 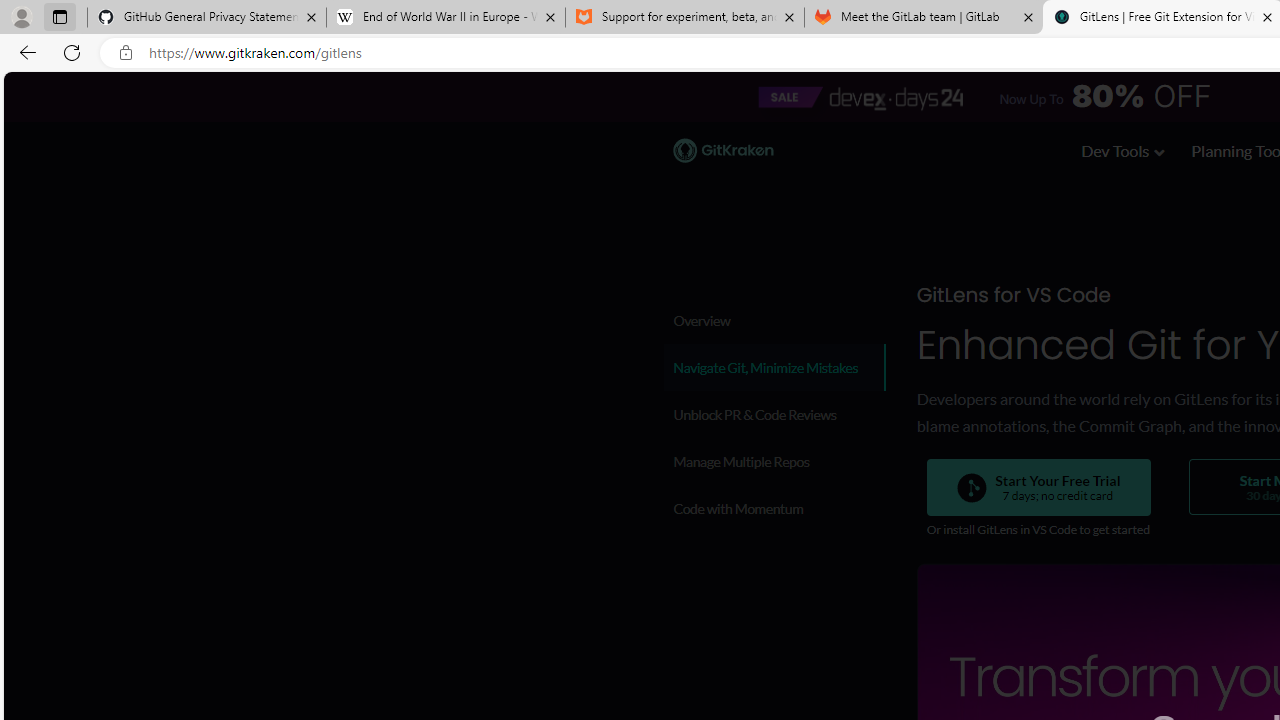 I want to click on 'Manage Multiple Repos', so click(x=772, y=461).